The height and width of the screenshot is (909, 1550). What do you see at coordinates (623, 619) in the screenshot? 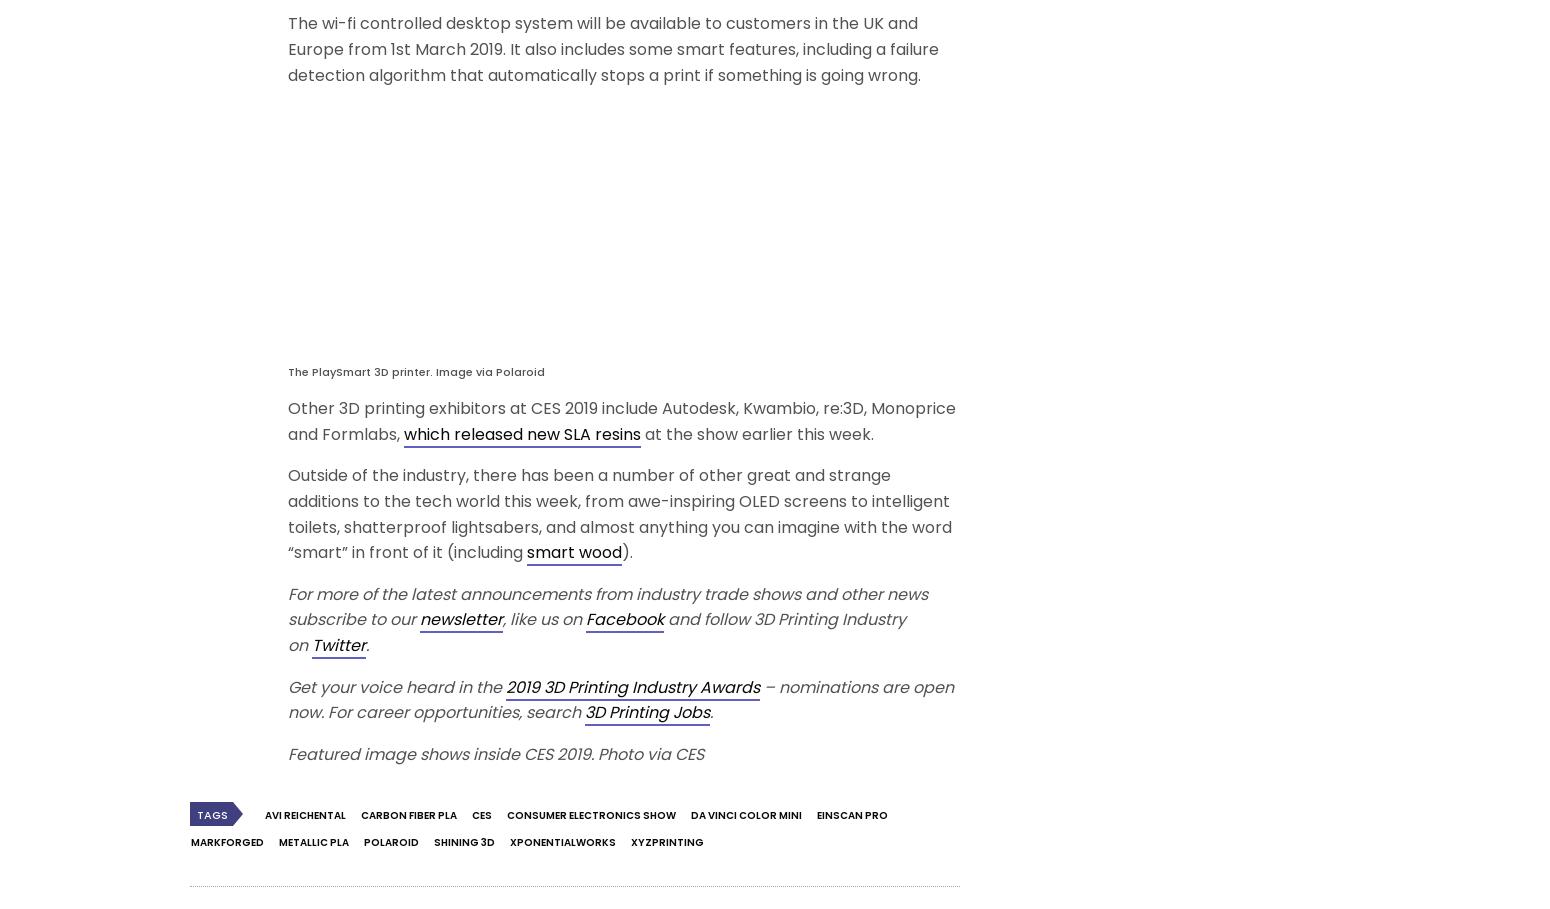
I see `'Facebook'` at bounding box center [623, 619].